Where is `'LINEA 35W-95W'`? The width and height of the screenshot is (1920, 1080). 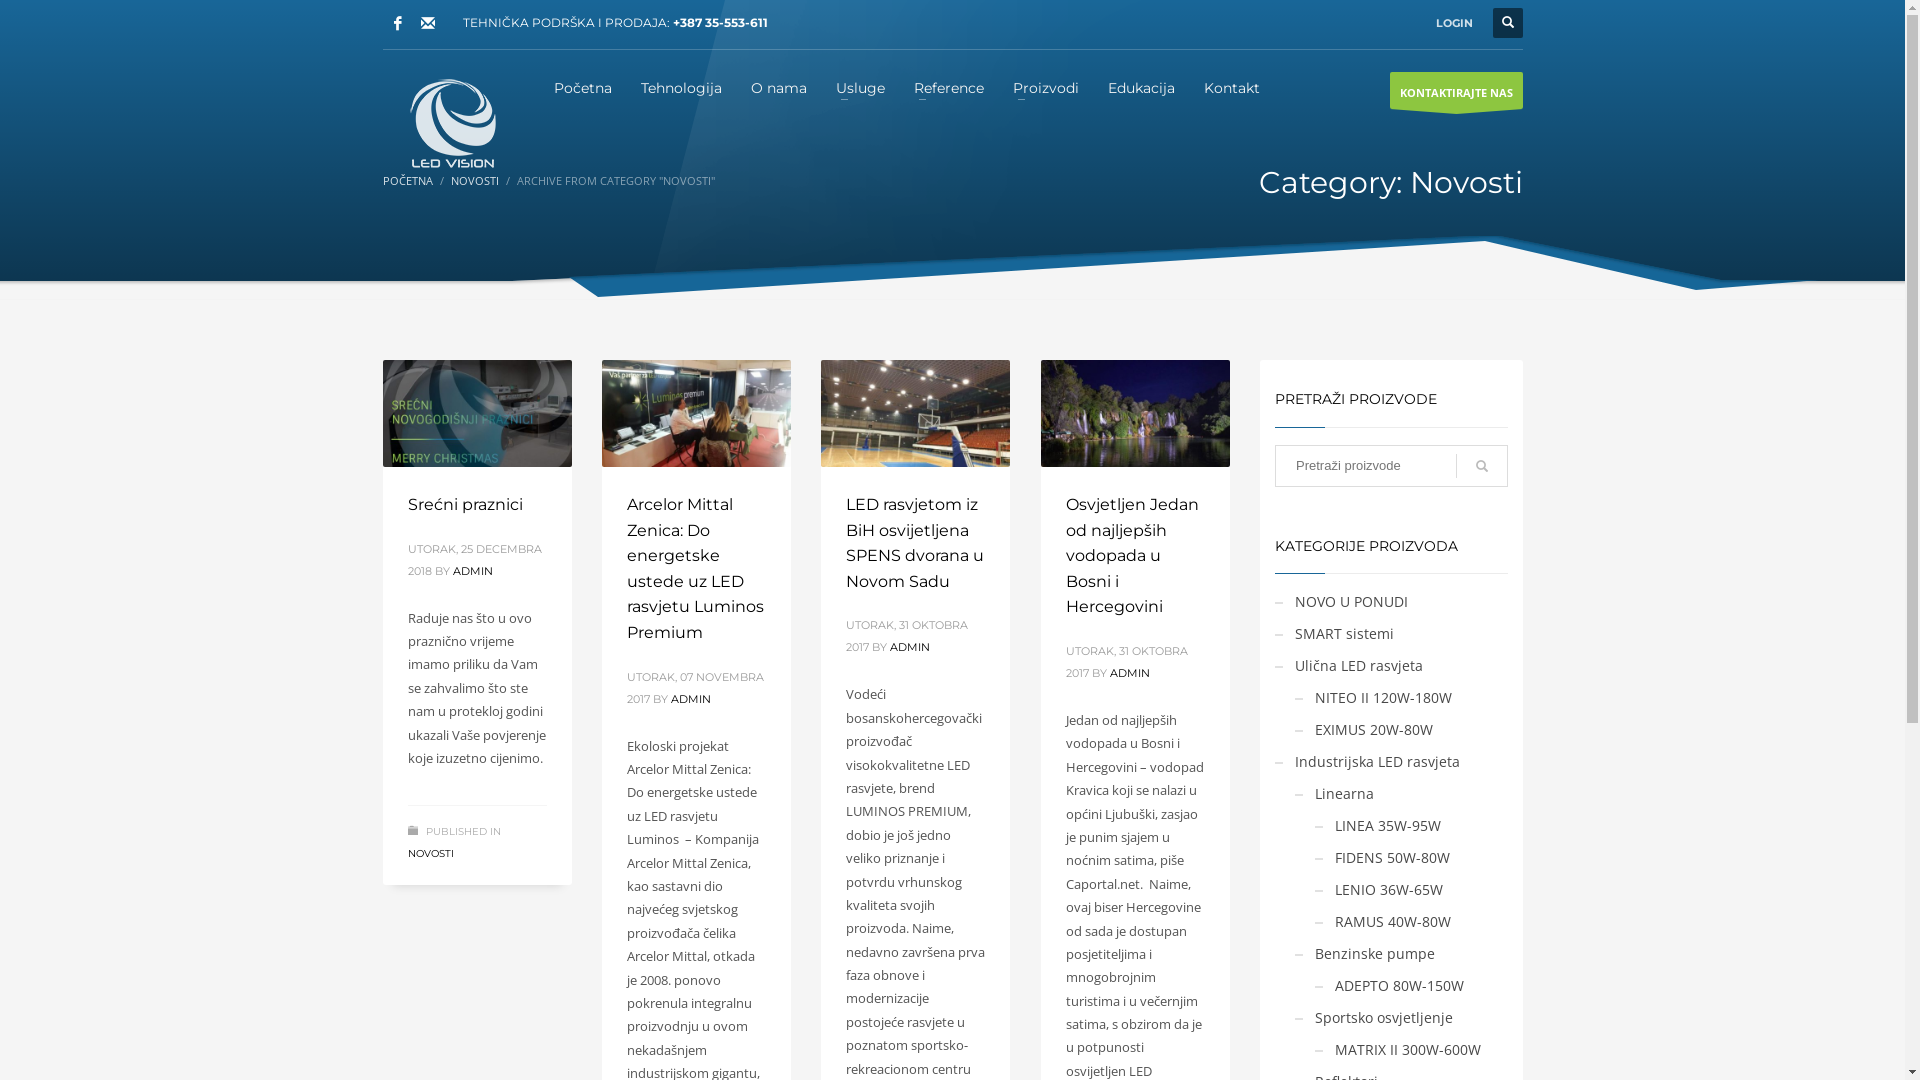
'LINEA 35W-95W' is located at coordinates (1376, 825).